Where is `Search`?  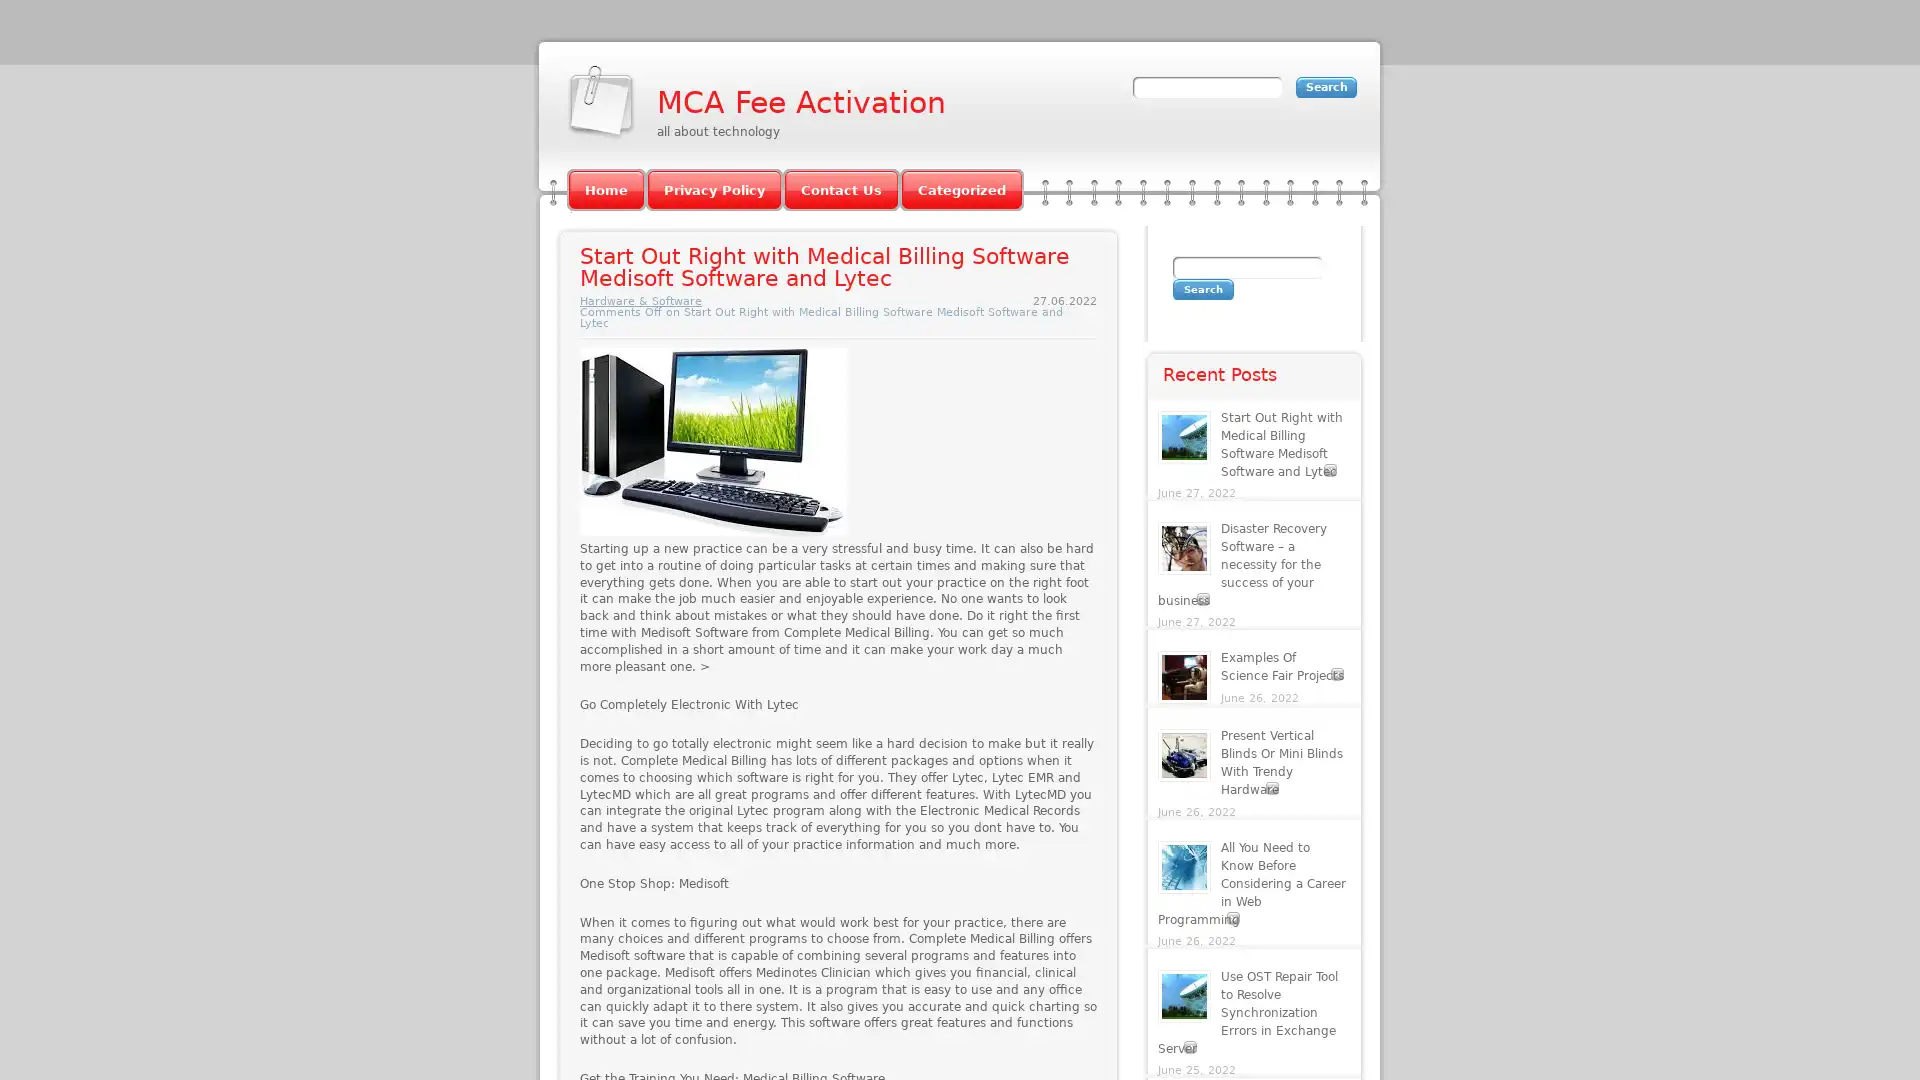
Search is located at coordinates (1326, 86).